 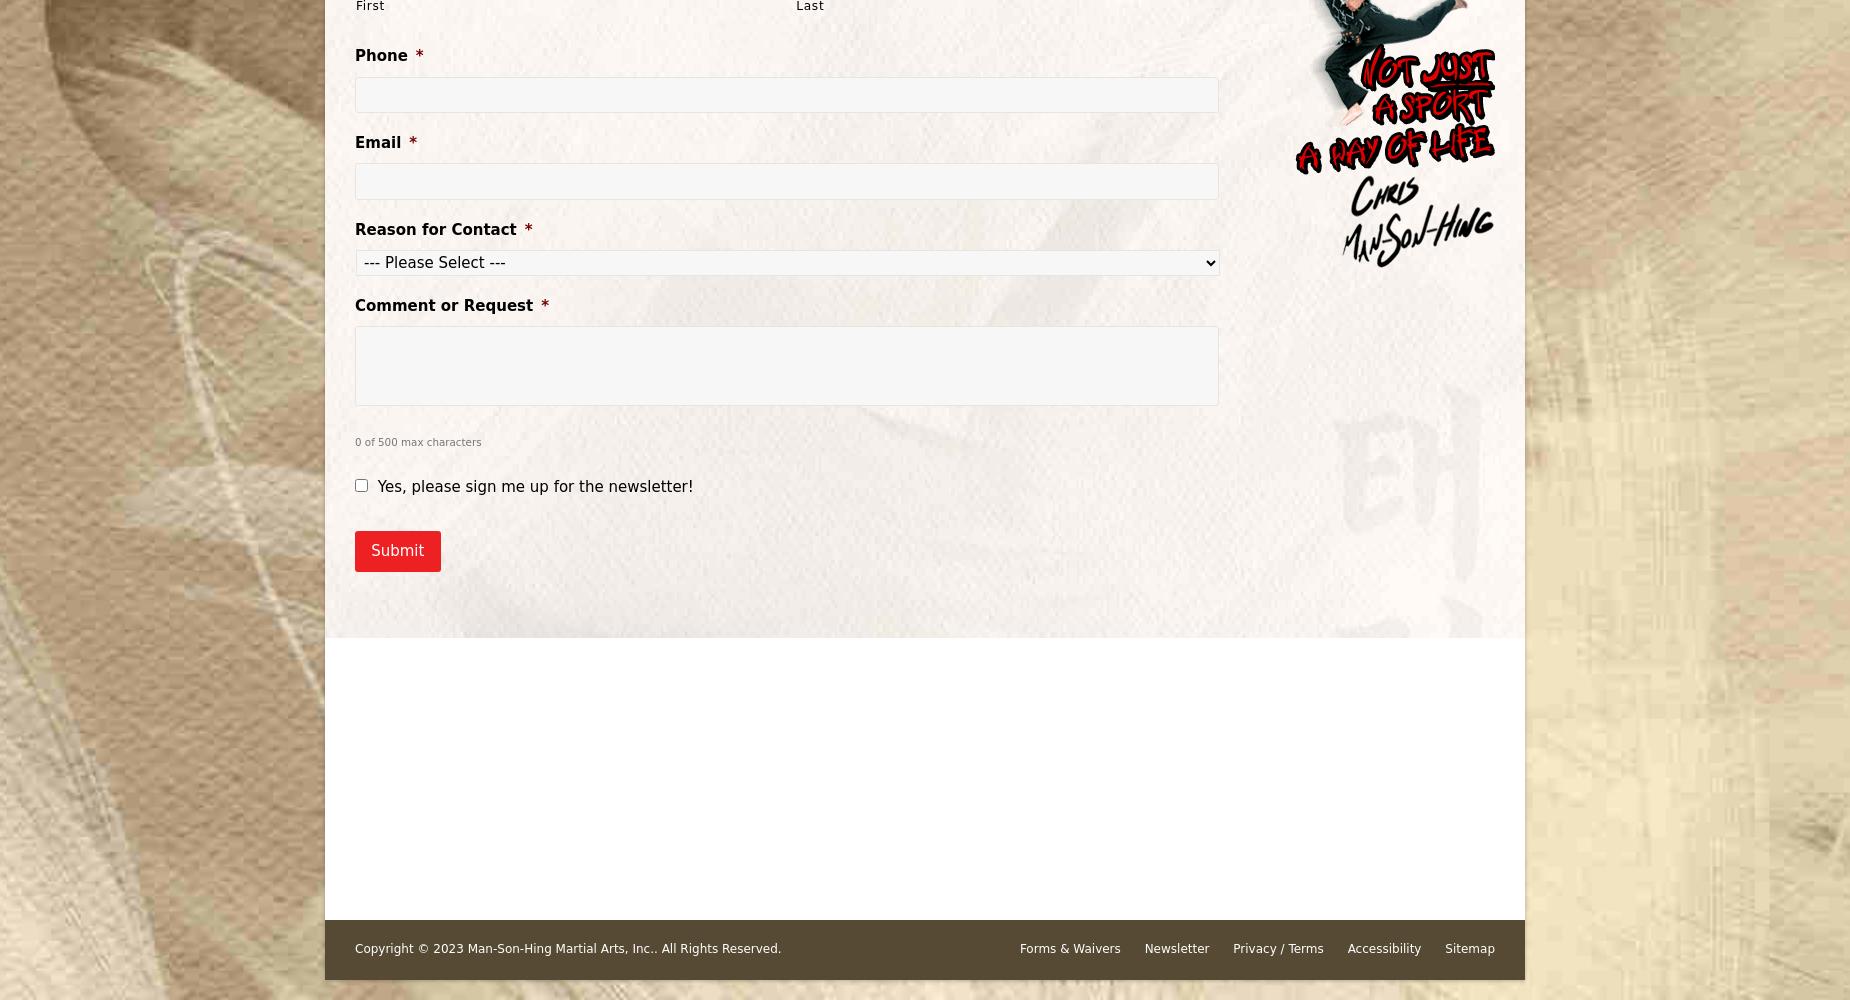 What do you see at coordinates (1068, 948) in the screenshot?
I see `'Forms & Waivers'` at bounding box center [1068, 948].